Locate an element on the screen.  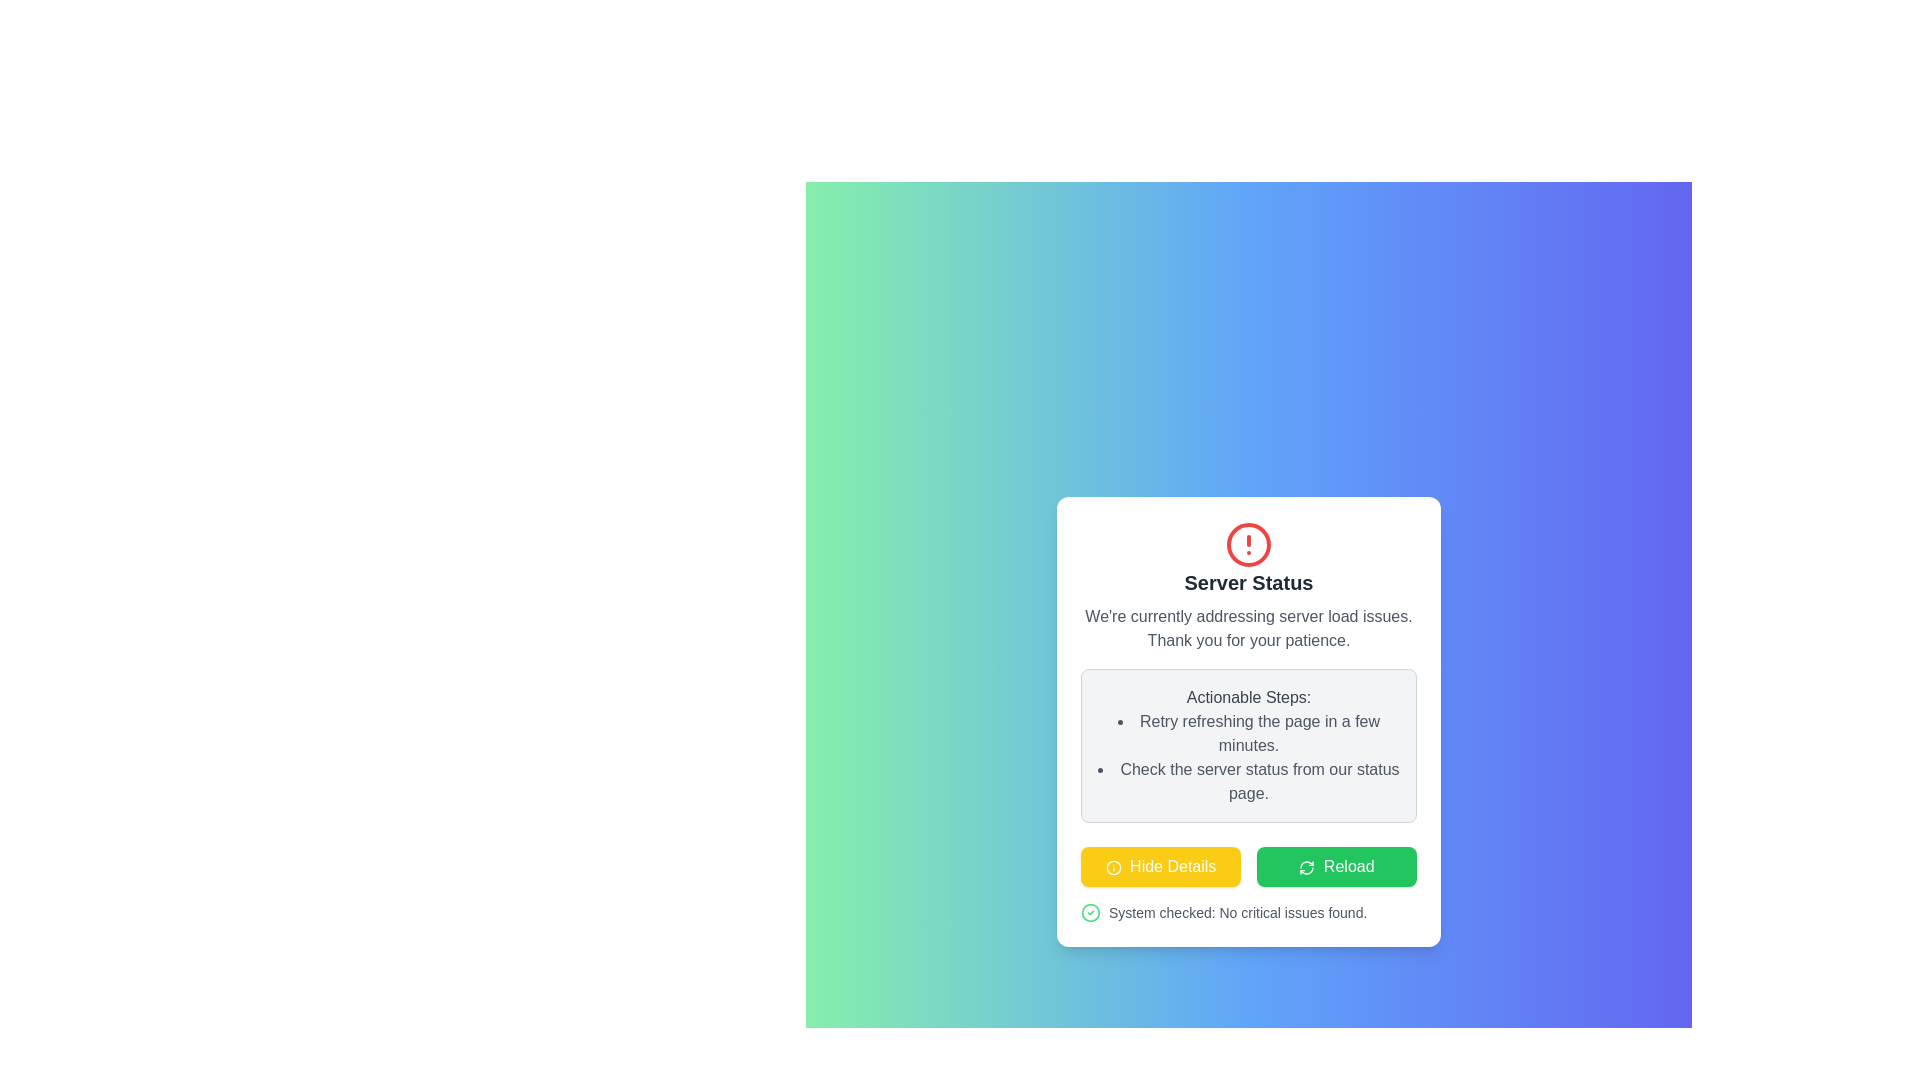
the icon that signifies successful system check completion, located on the left side of the text 'System checked: No critical issues found.' is located at coordinates (1089, 913).